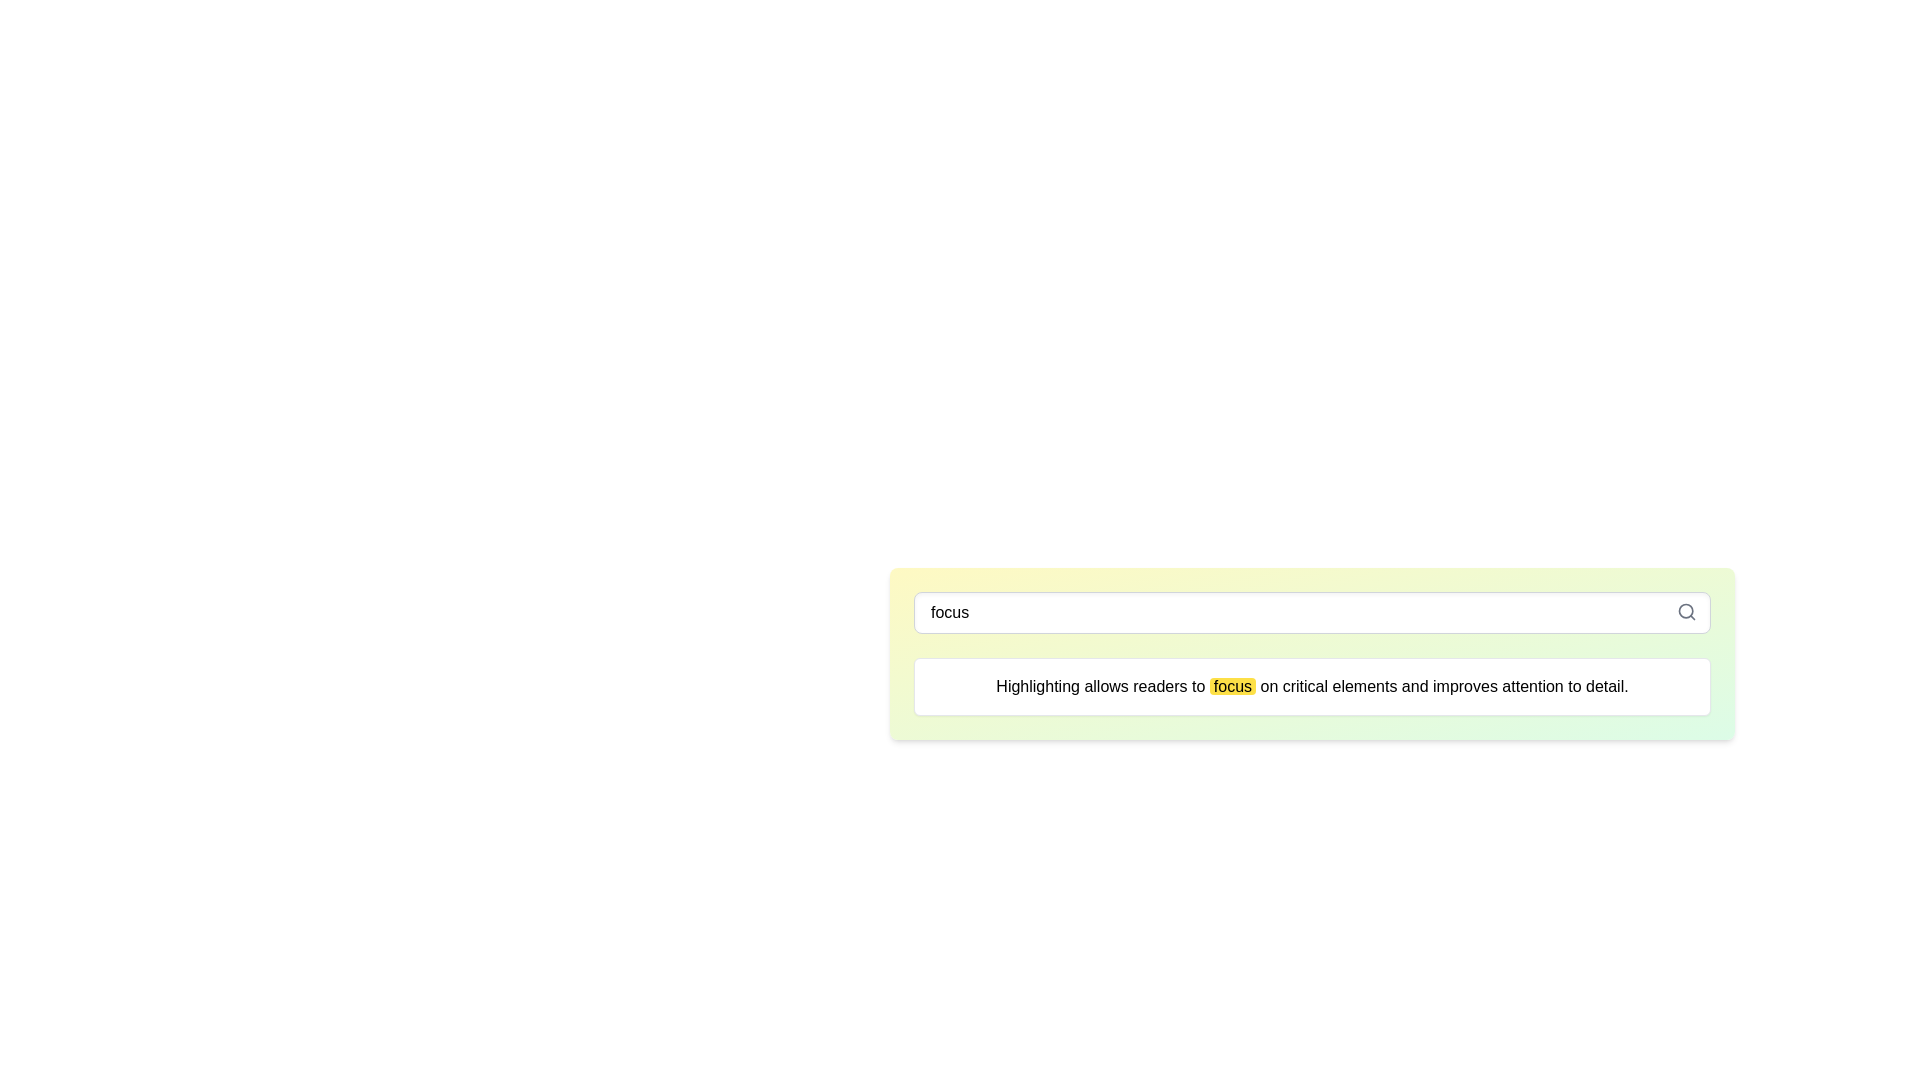 The width and height of the screenshot is (1920, 1080). I want to click on the circular graphic of the magnifying glass icon located at the top-right corner of the input field, so click(1684, 609).